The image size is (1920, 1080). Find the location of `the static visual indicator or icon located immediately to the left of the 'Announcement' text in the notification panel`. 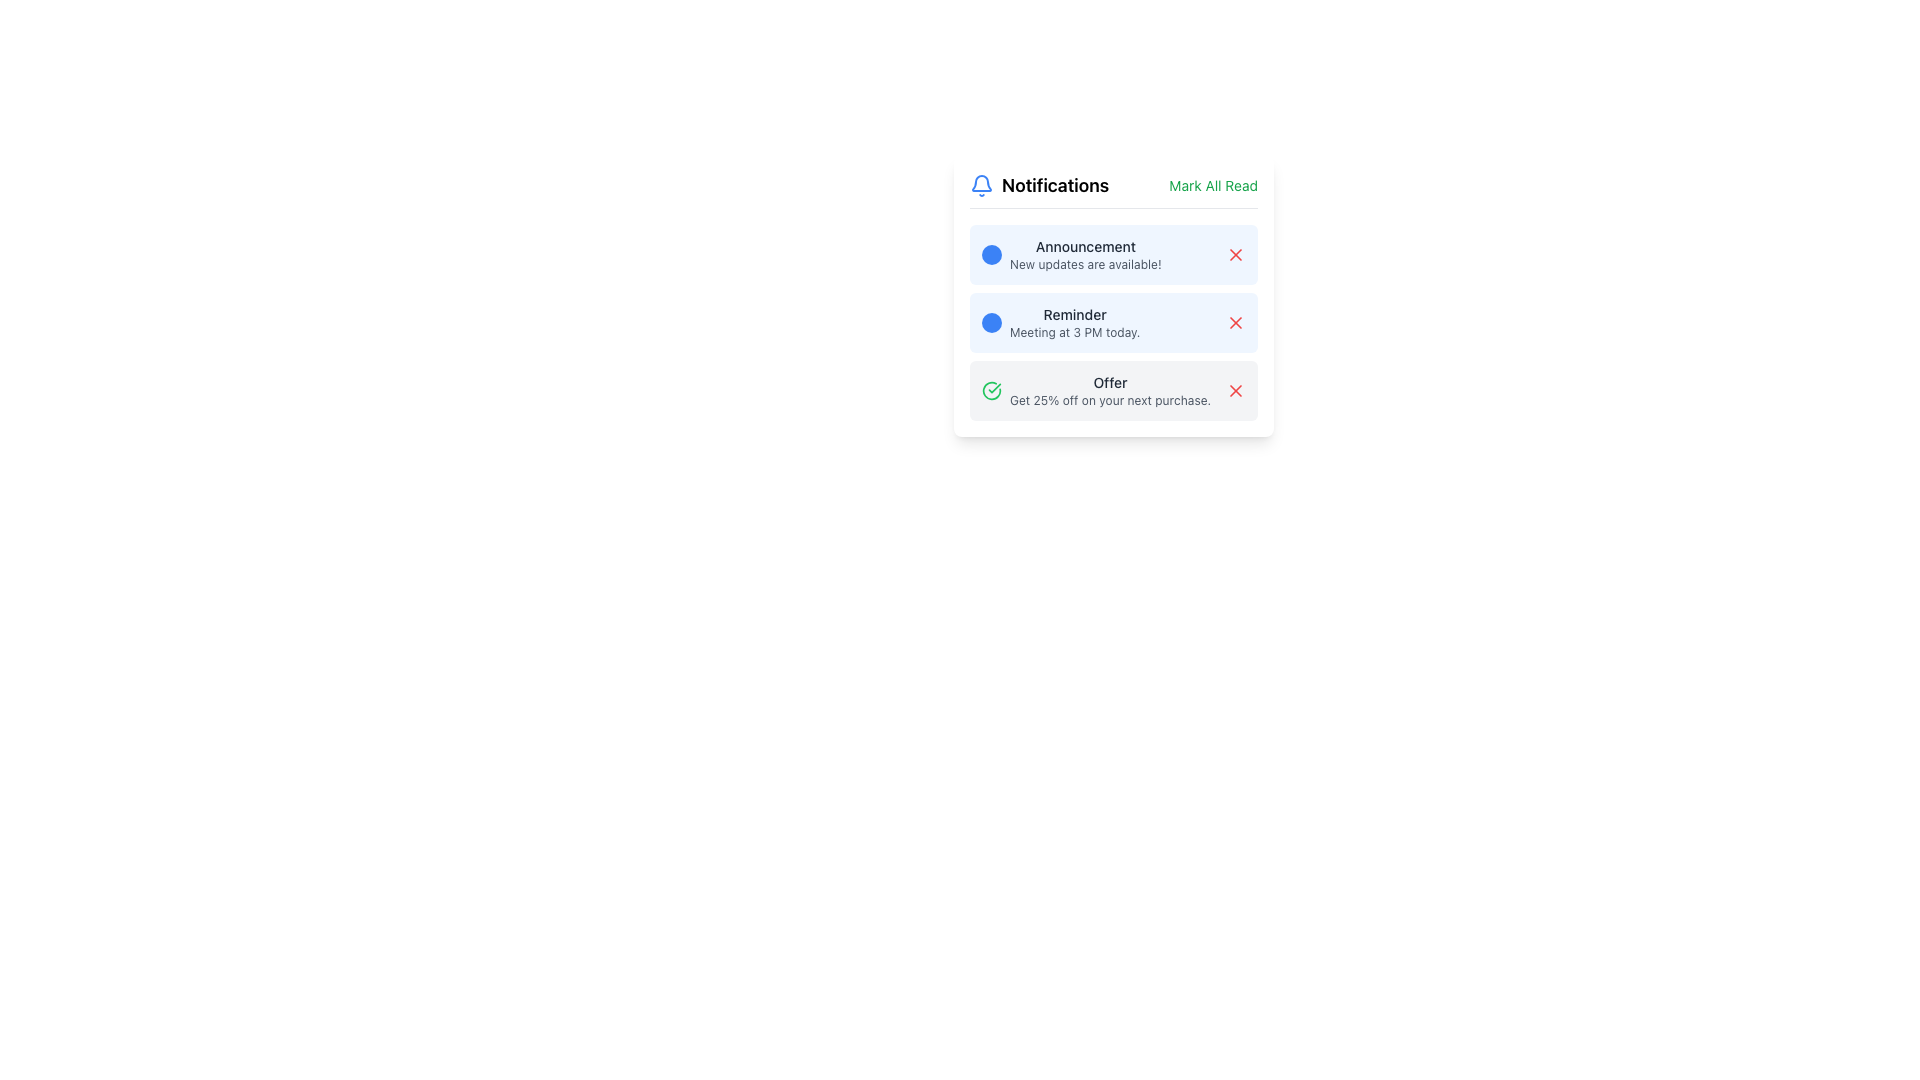

the static visual indicator or icon located immediately to the left of the 'Announcement' text in the notification panel is located at coordinates (992, 253).